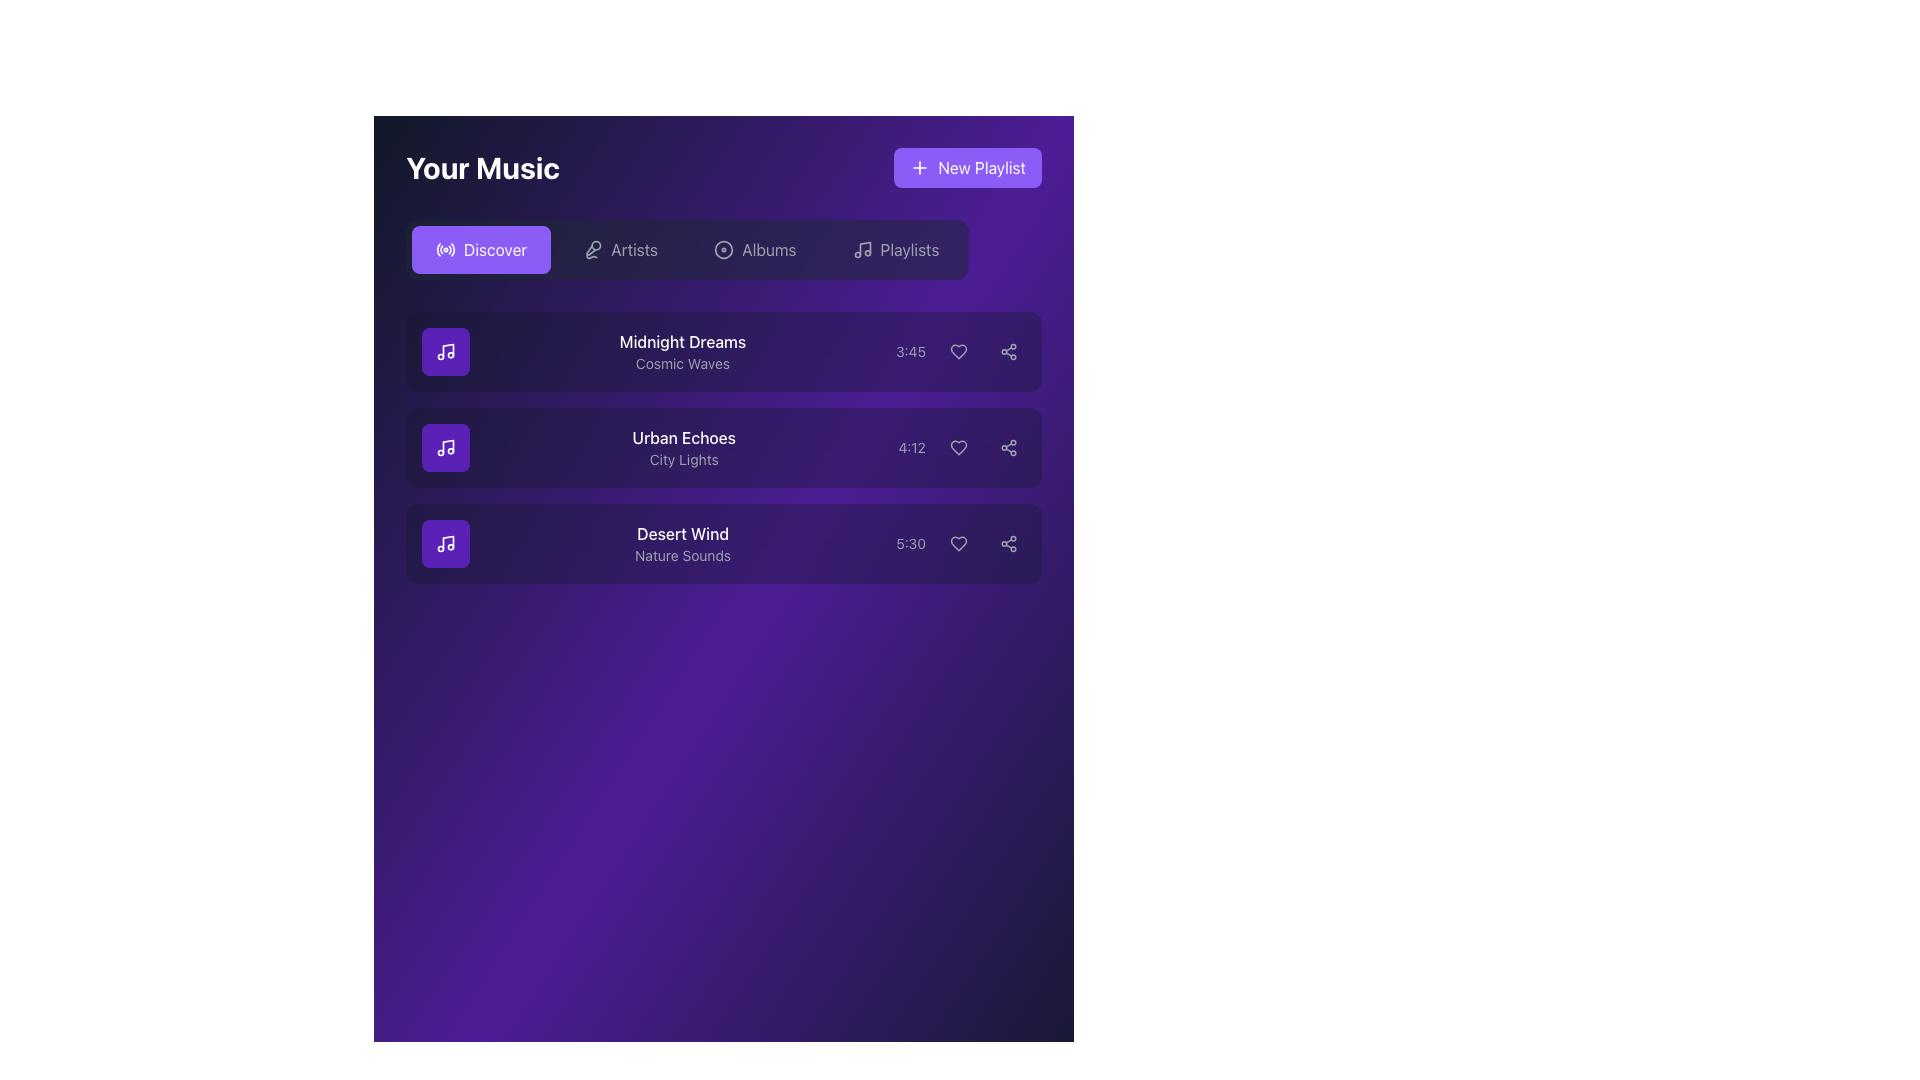 Image resolution: width=1920 pixels, height=1080 pixels. I want to click on the informational text label displaying the duration of a media item, located in the first row of a list, to the right of the main text content and near interactive icons, so click(910, 350).